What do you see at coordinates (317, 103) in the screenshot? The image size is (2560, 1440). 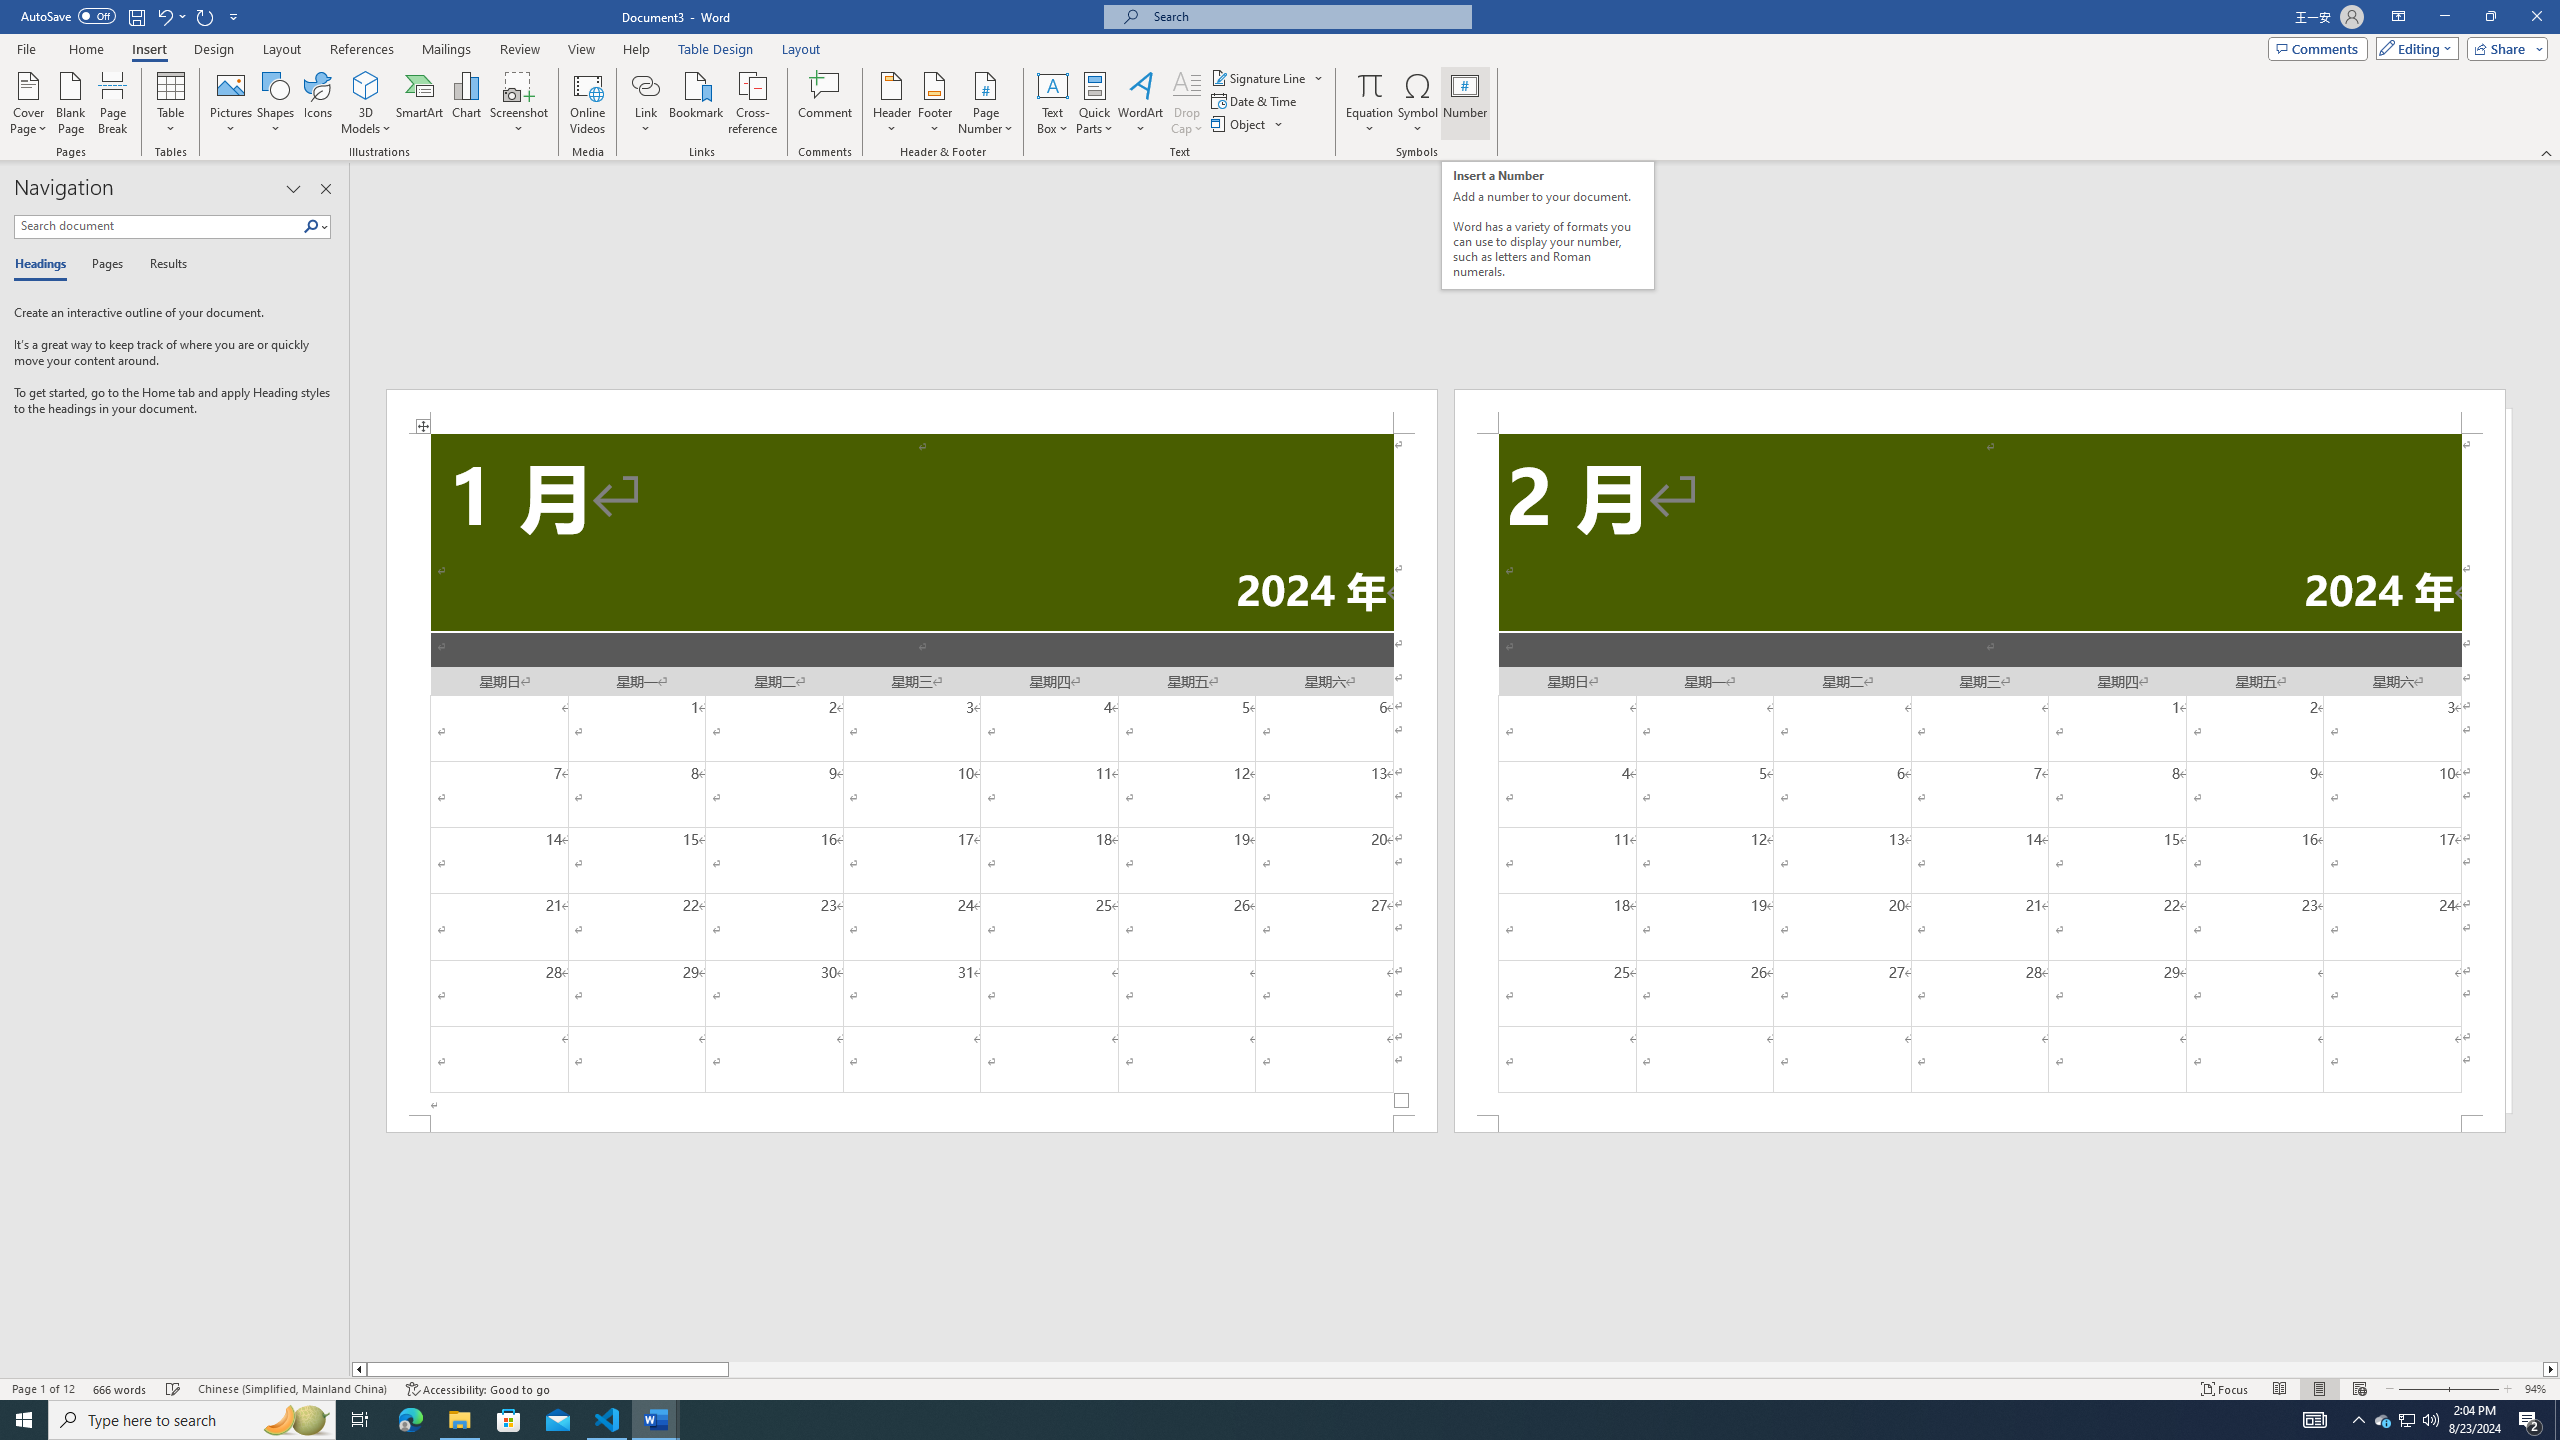 I see `'Icons'` at bounding box center [317, 103].